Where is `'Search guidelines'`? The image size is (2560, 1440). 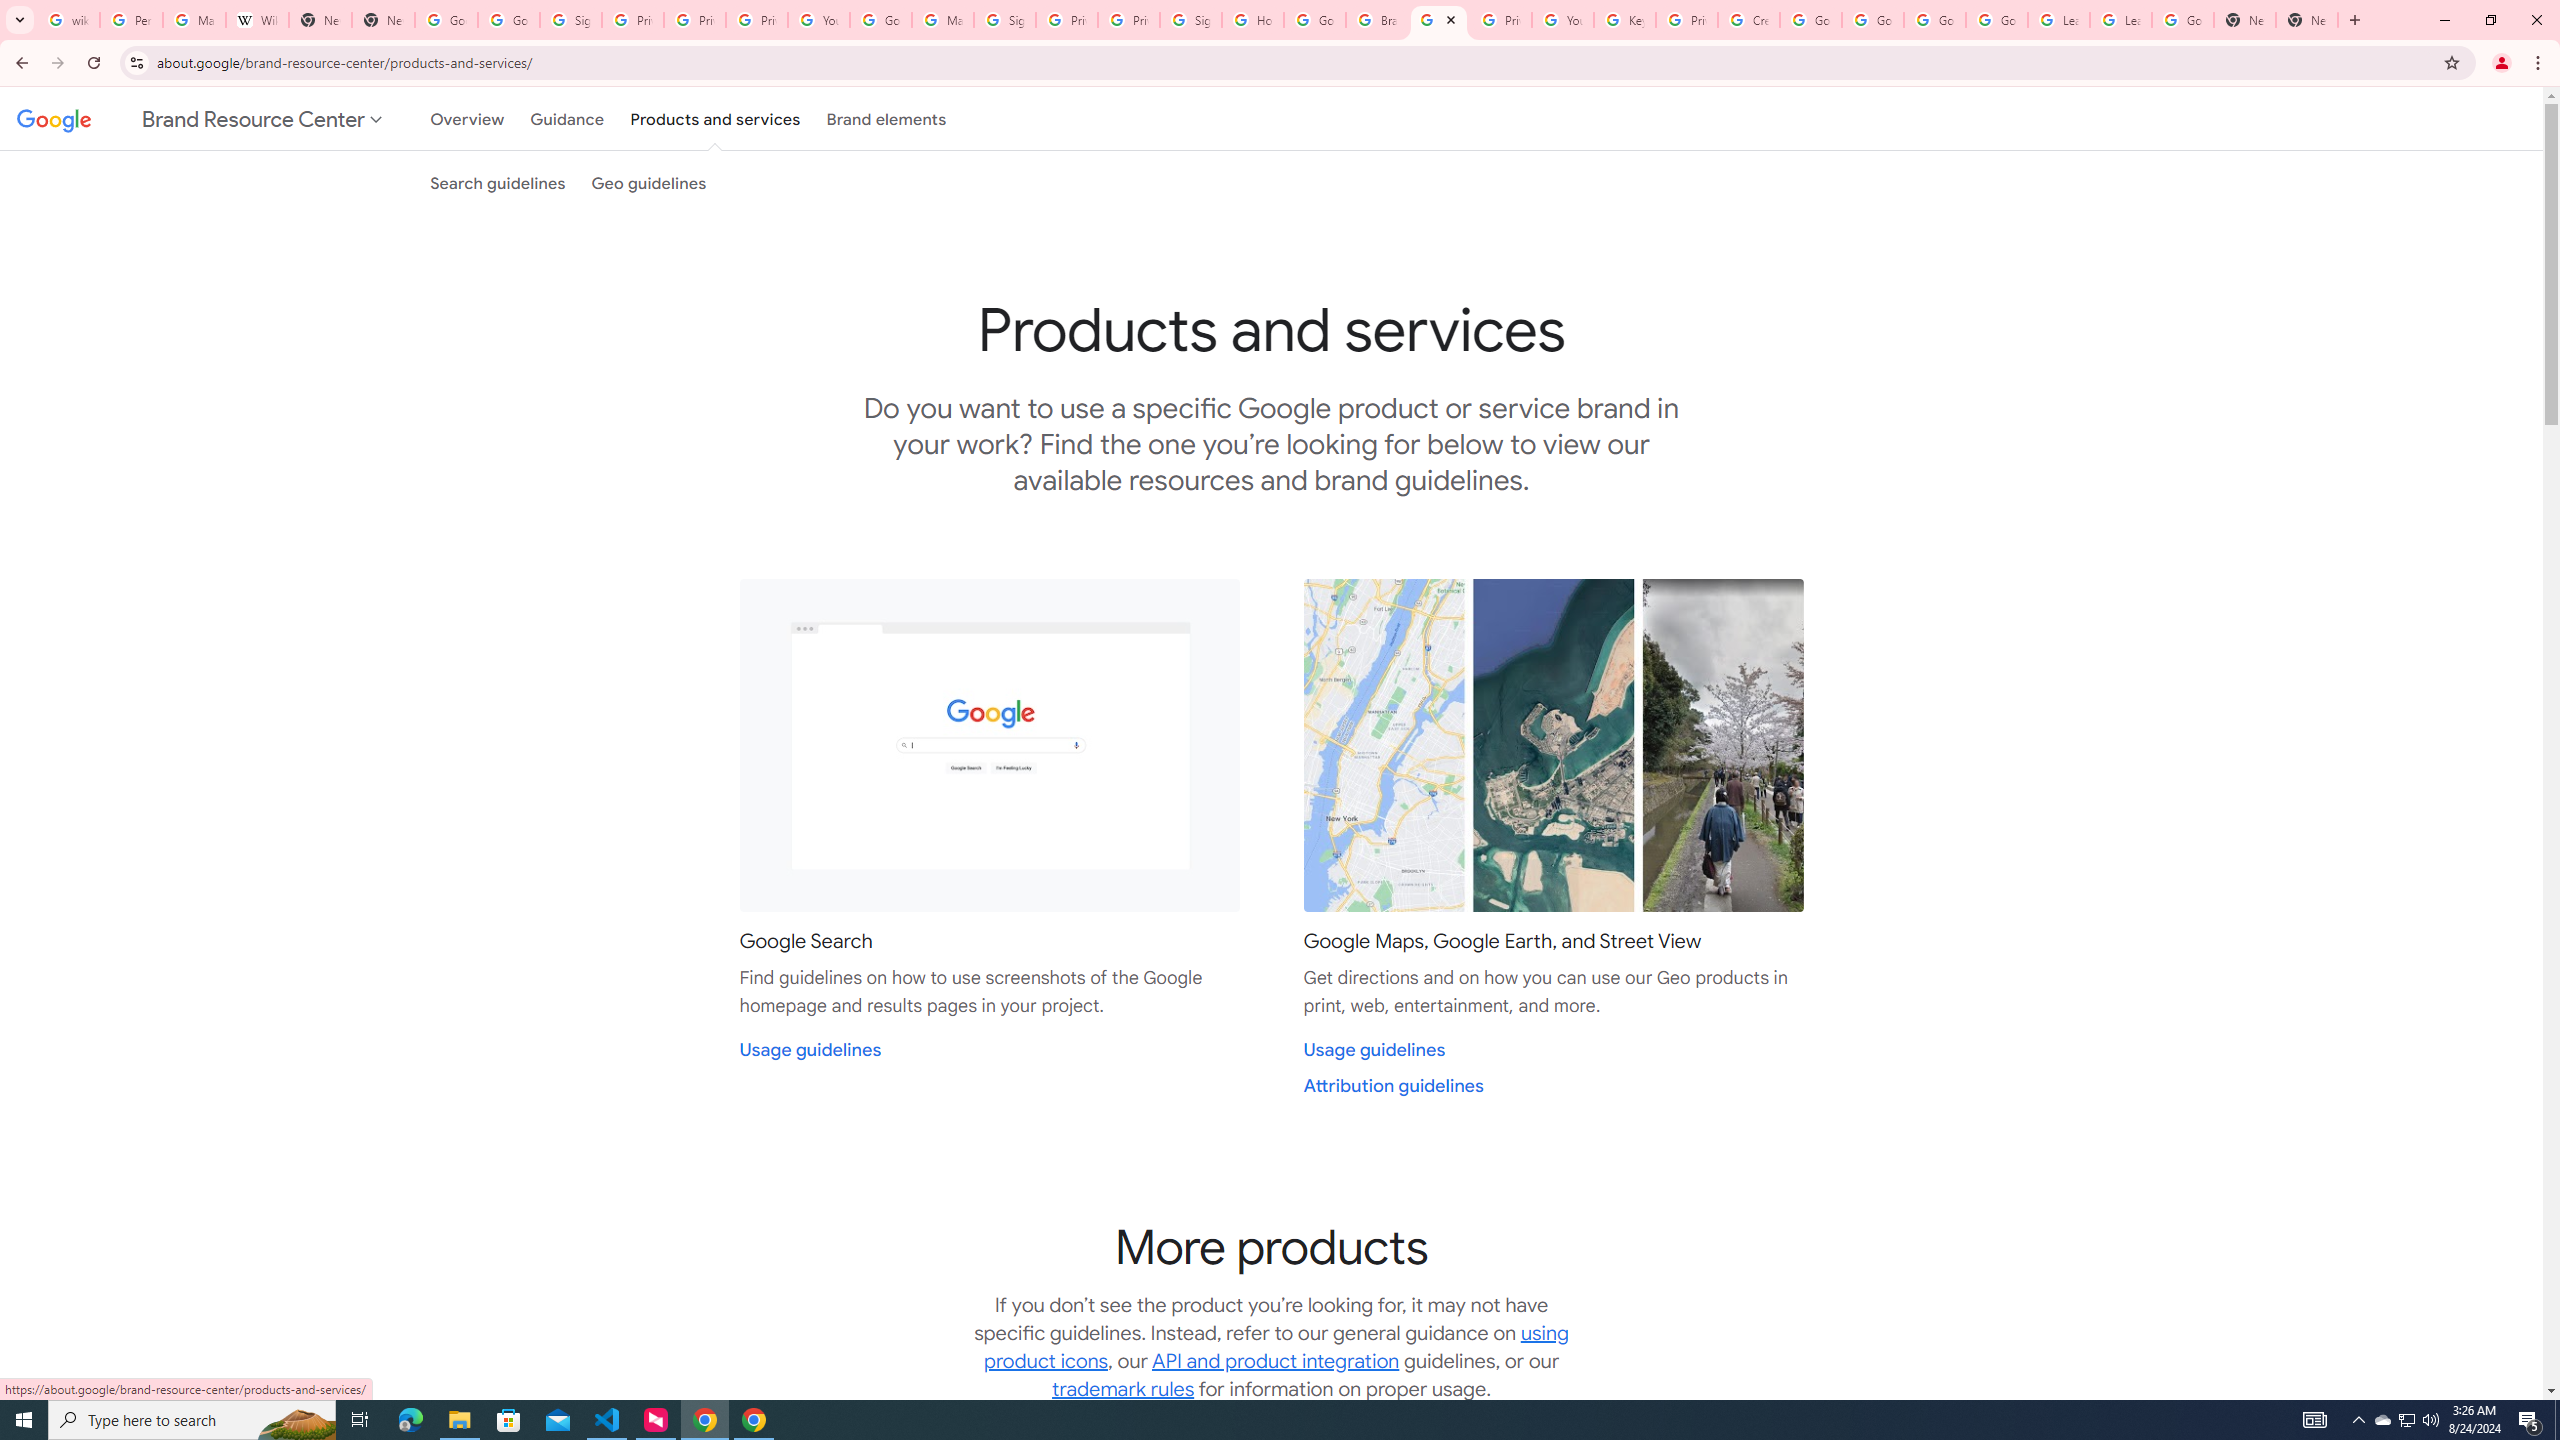
'Search guidelines' is located at coordinates (497, 181).